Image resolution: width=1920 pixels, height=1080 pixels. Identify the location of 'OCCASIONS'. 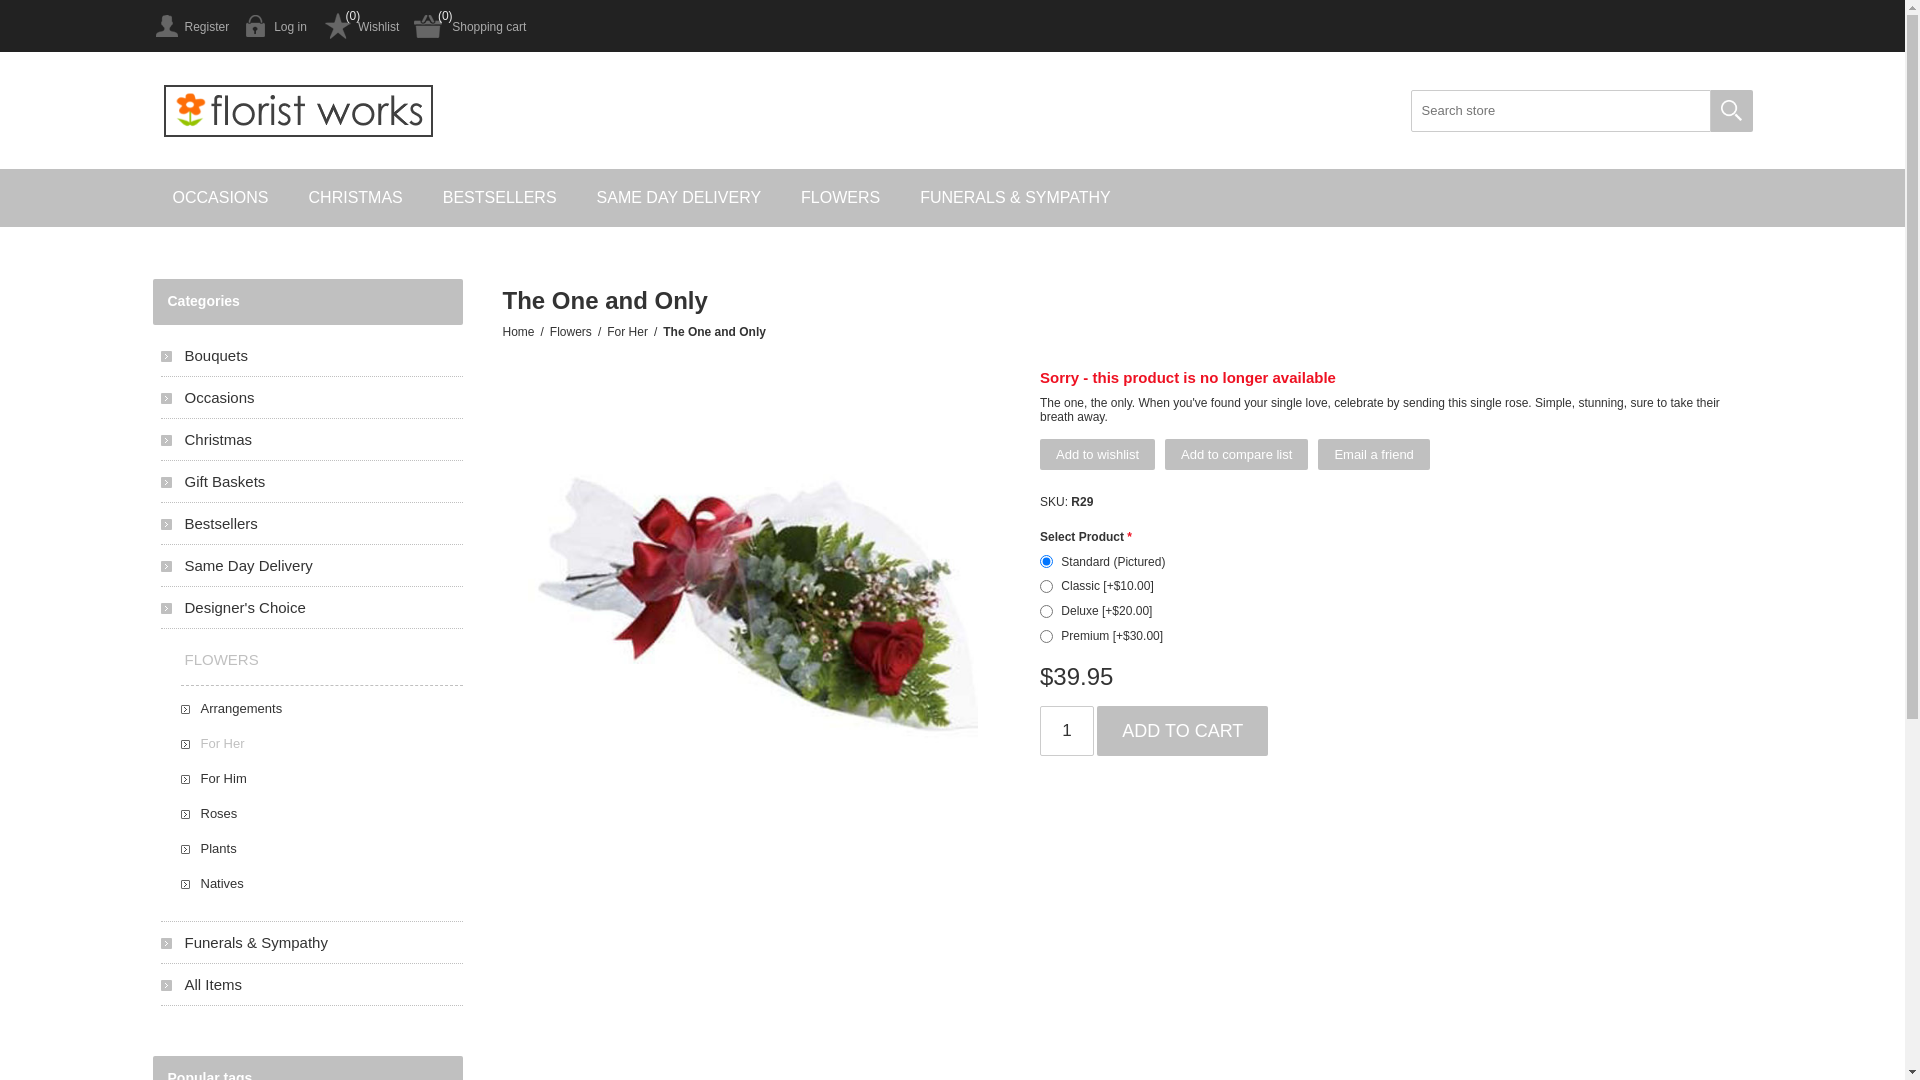
(220, 197).